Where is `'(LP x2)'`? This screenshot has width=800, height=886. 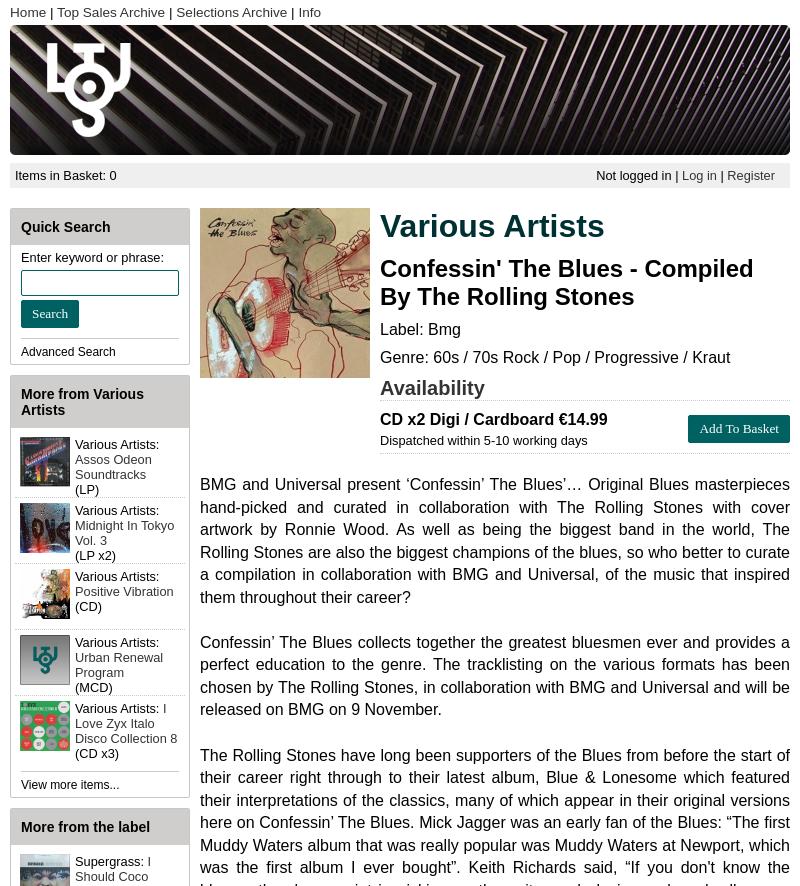 '(LP x2)' is located at coordinates (75, 555).